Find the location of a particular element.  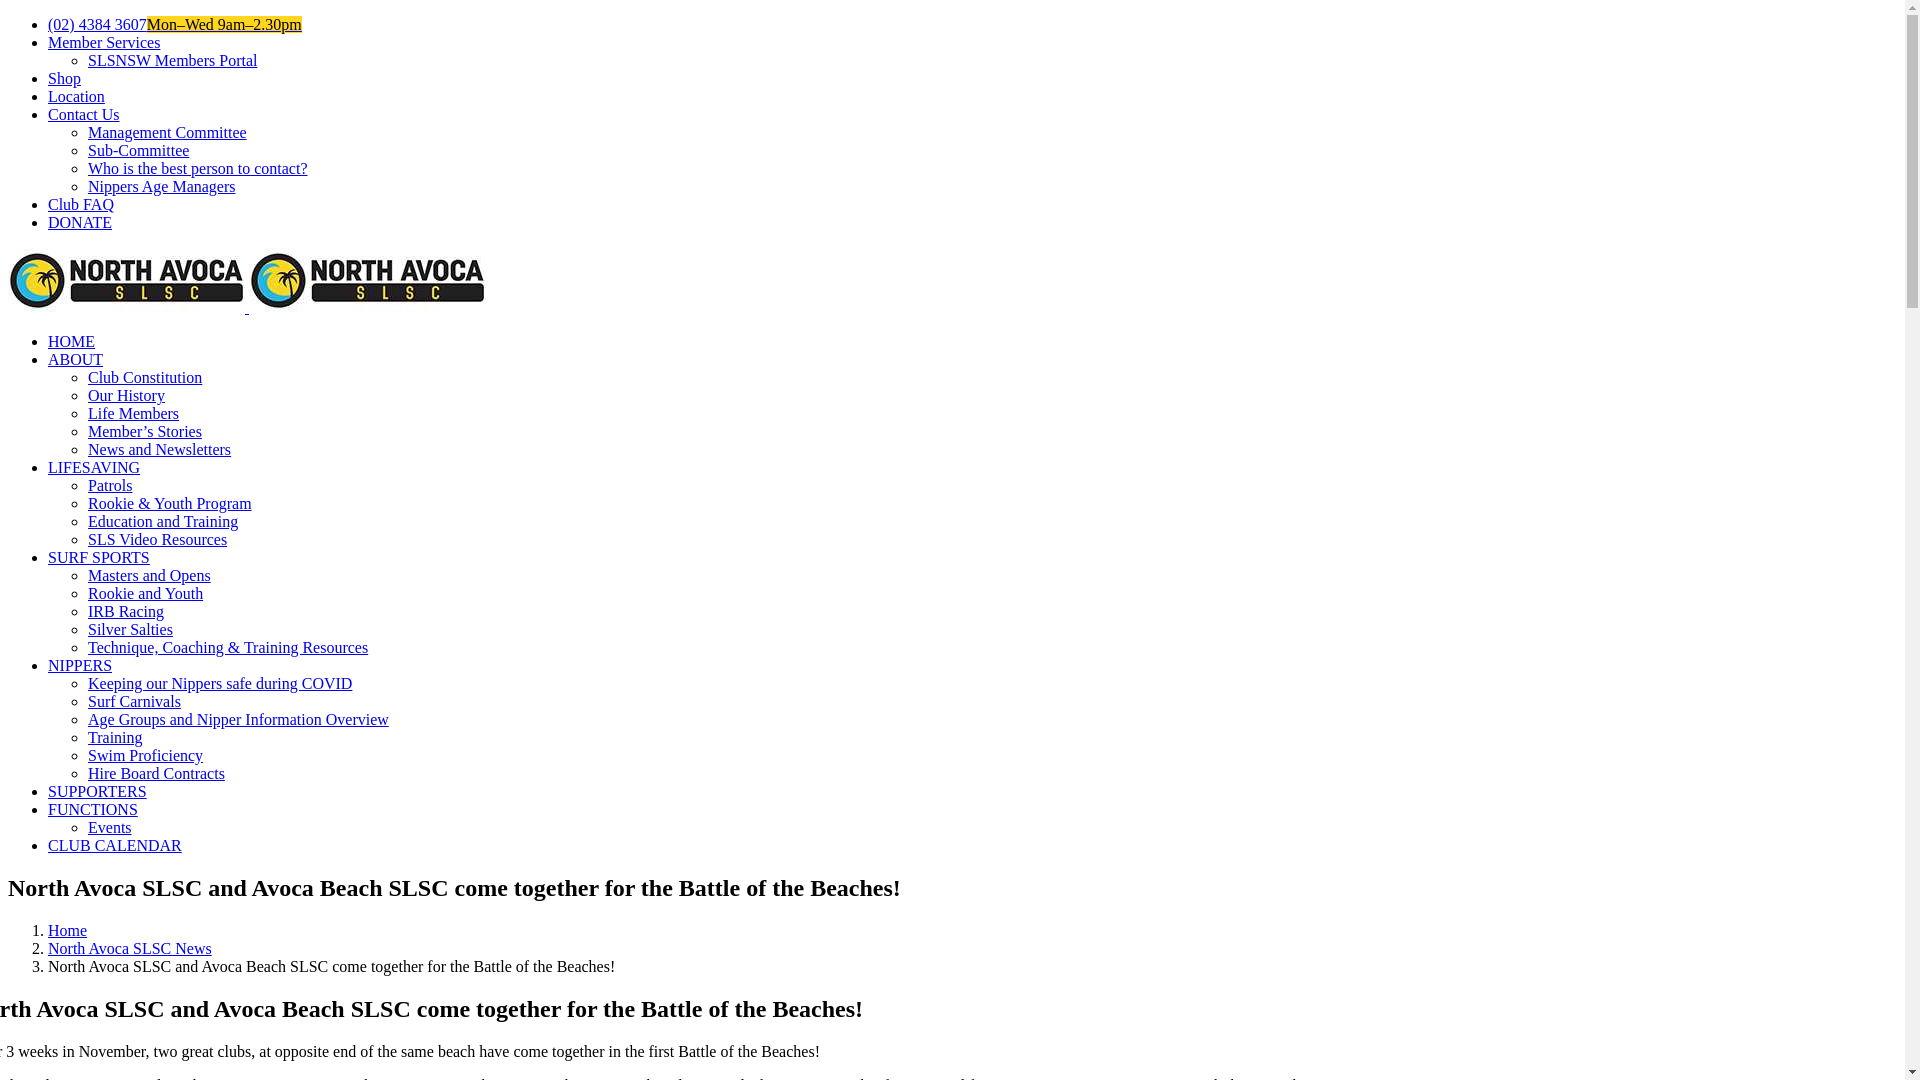

'SURF SPORTS' is located at coordinates (98, 557).